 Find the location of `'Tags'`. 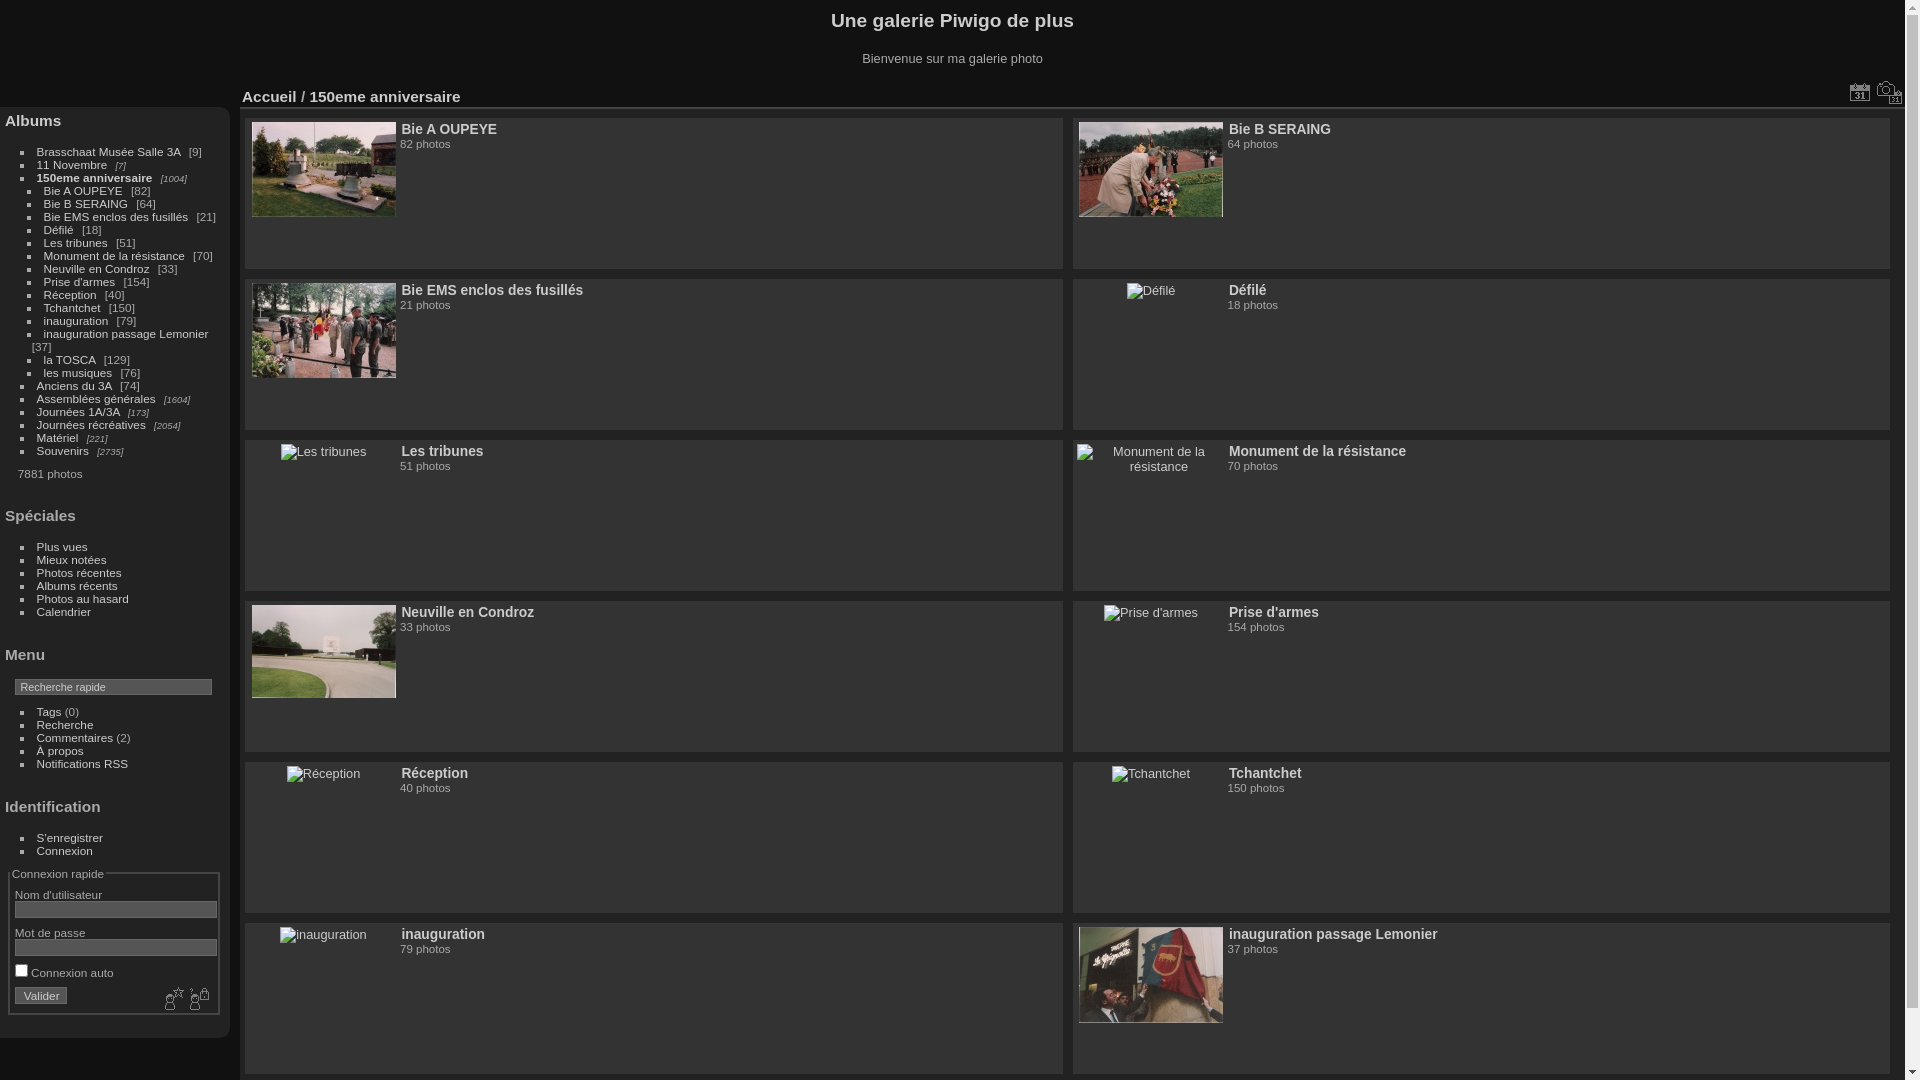

'Tags' is located at coordinates (49, 710).